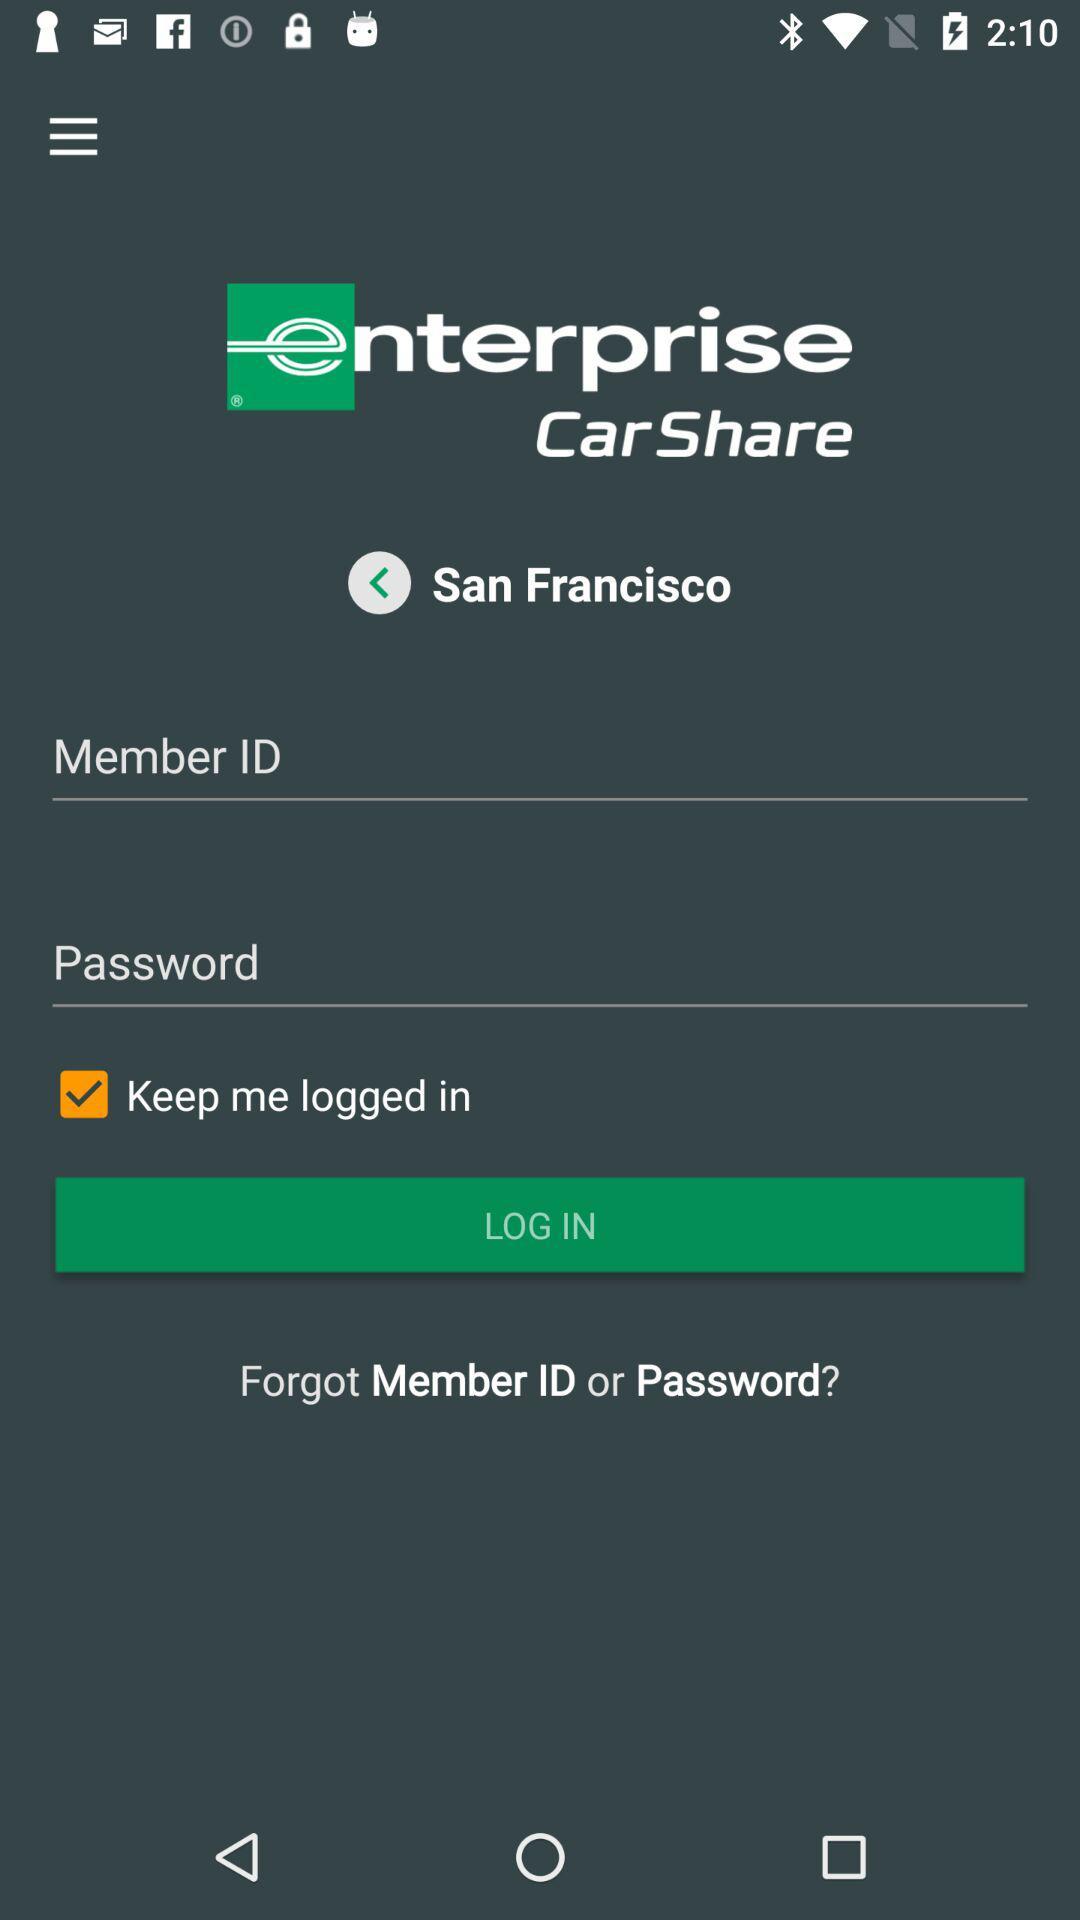 This screenshot has height=1920, width=1080. I want to click on id textbox, so click(540, 757).